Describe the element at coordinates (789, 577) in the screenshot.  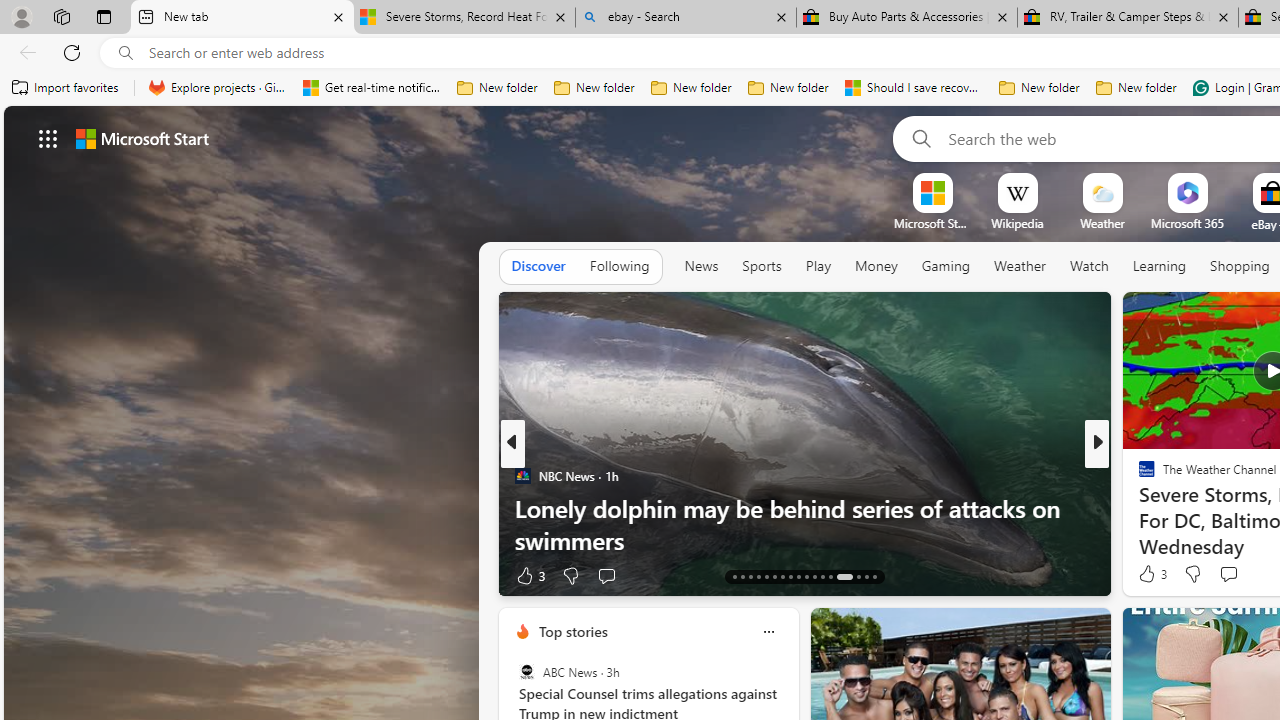
I see `'AutomationID: tab-20'` at that location.